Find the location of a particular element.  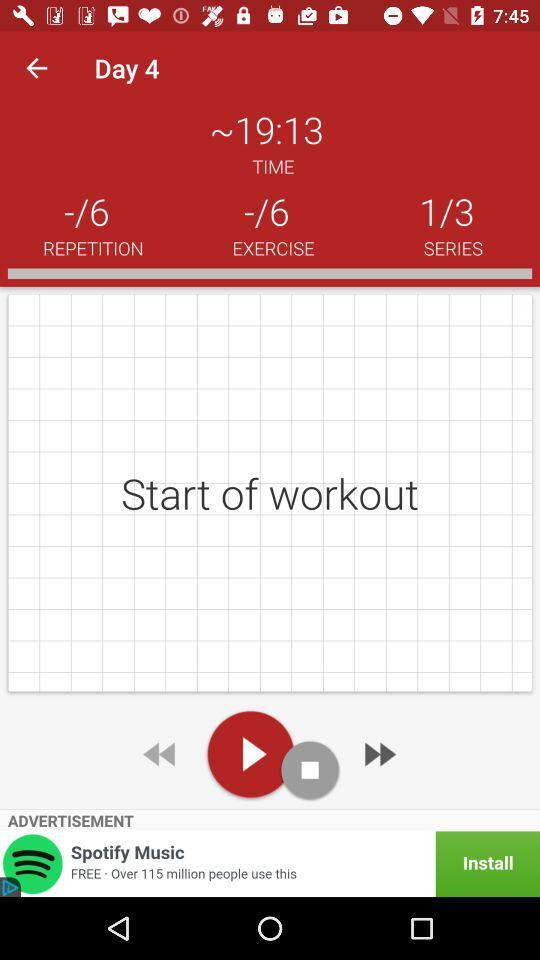

install advertiser app is located at coordinates (270, 863).